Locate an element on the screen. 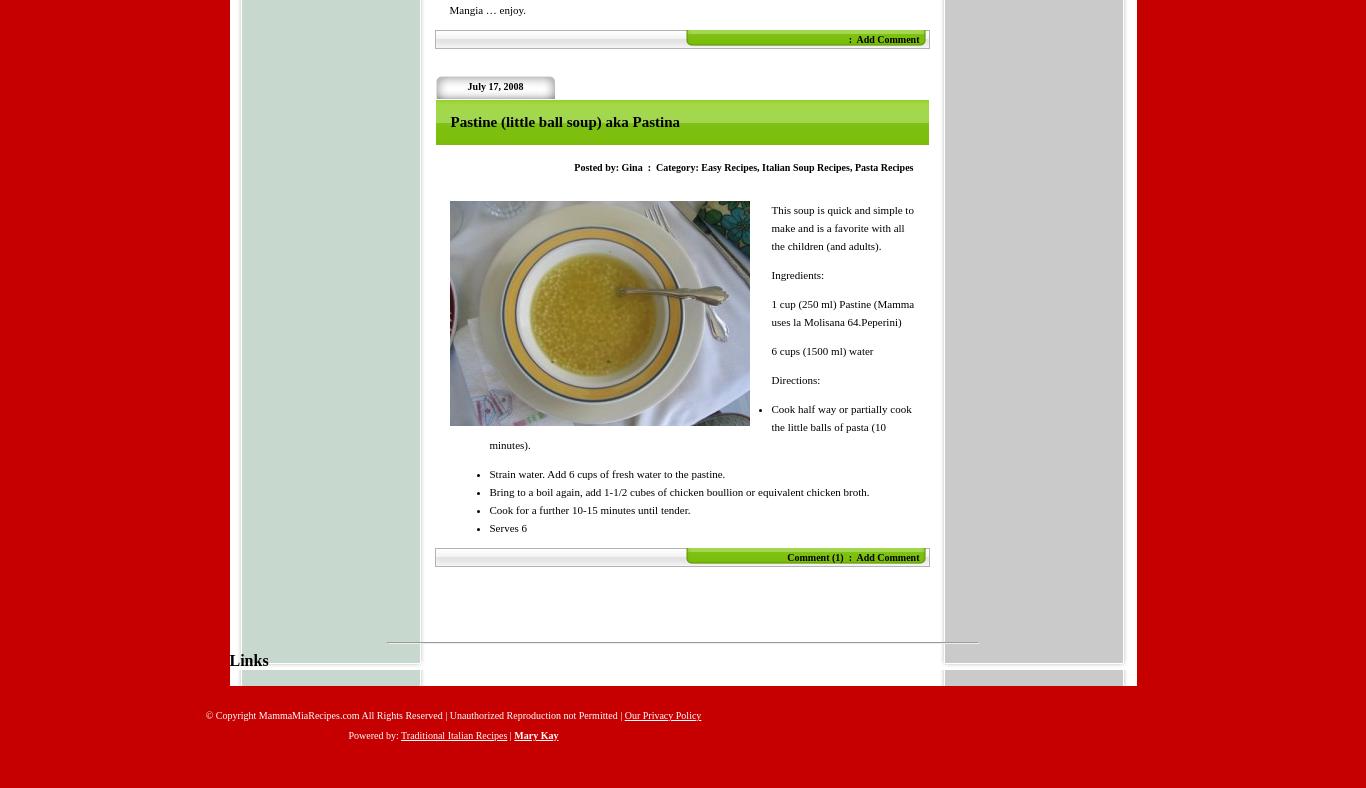  'Mary Kay' is located at coordinates (536, 735).